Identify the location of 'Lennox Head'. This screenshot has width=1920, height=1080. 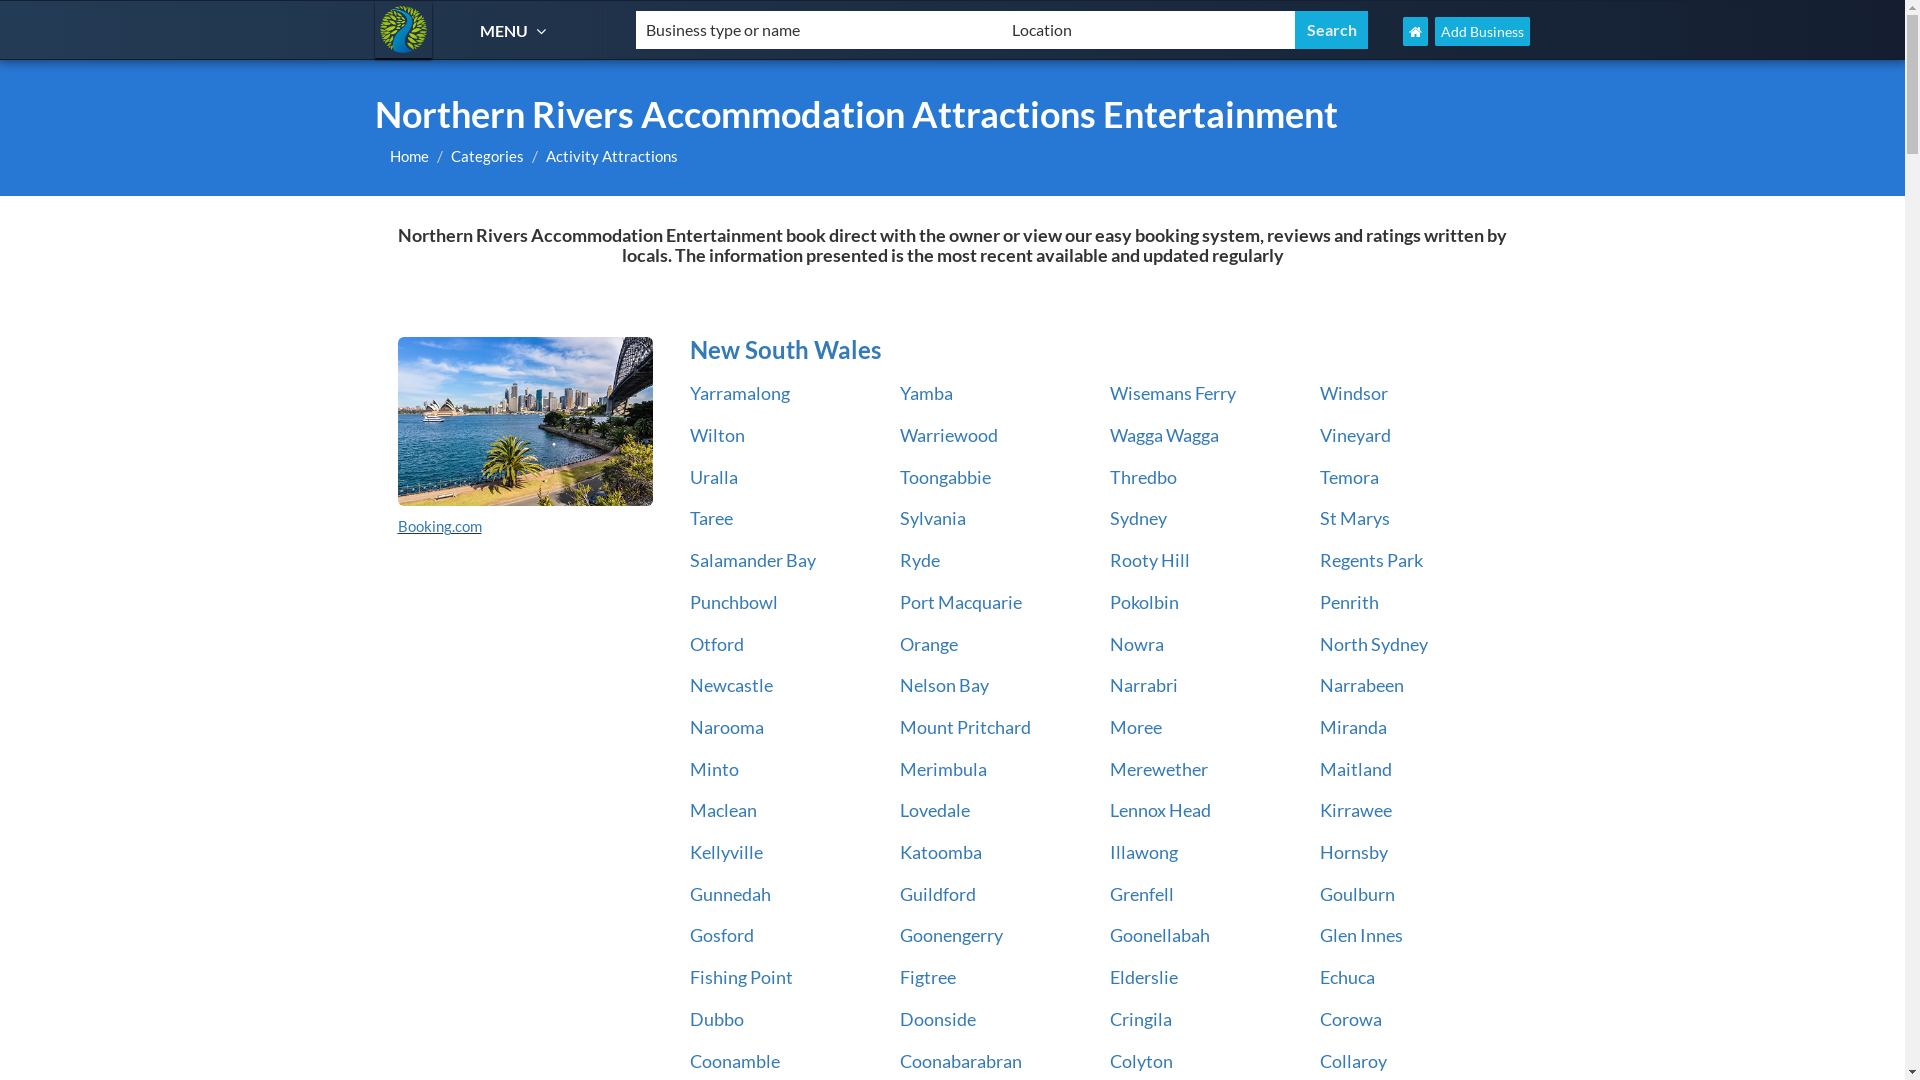
(1160, 810).